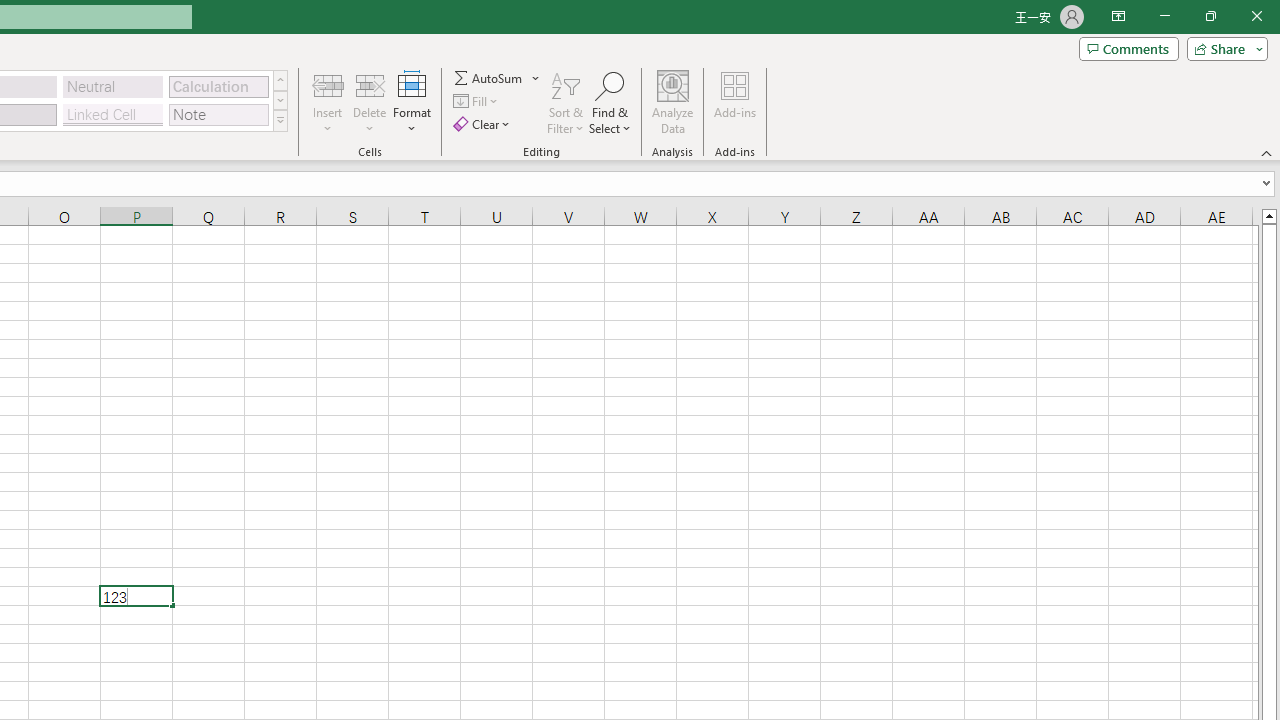  What do you see at coordinates (489, 77) in the screenshot?
I see `'Sum'` at bounding box center [489, 77].